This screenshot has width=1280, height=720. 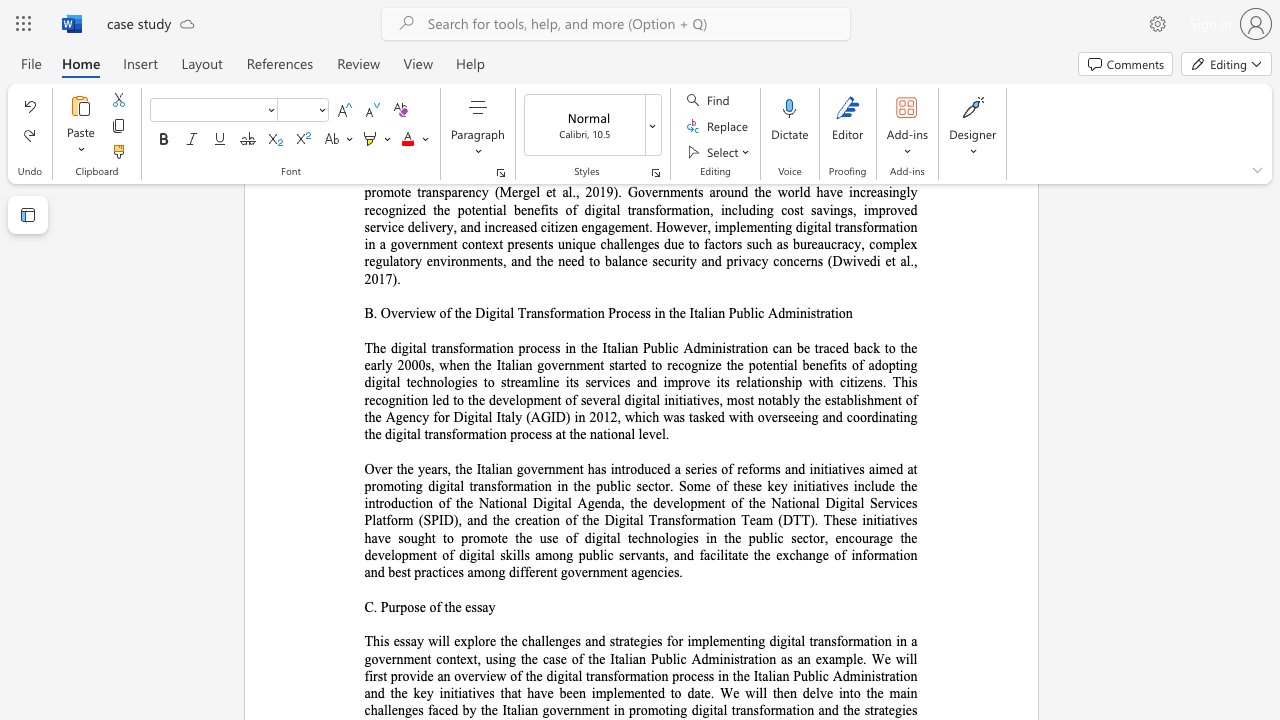 What do you see at coordinates (727, 555) in the screenshot?
I see `the space between the continuous character "i" and "t" in the text` at bounding box center [727, 555].